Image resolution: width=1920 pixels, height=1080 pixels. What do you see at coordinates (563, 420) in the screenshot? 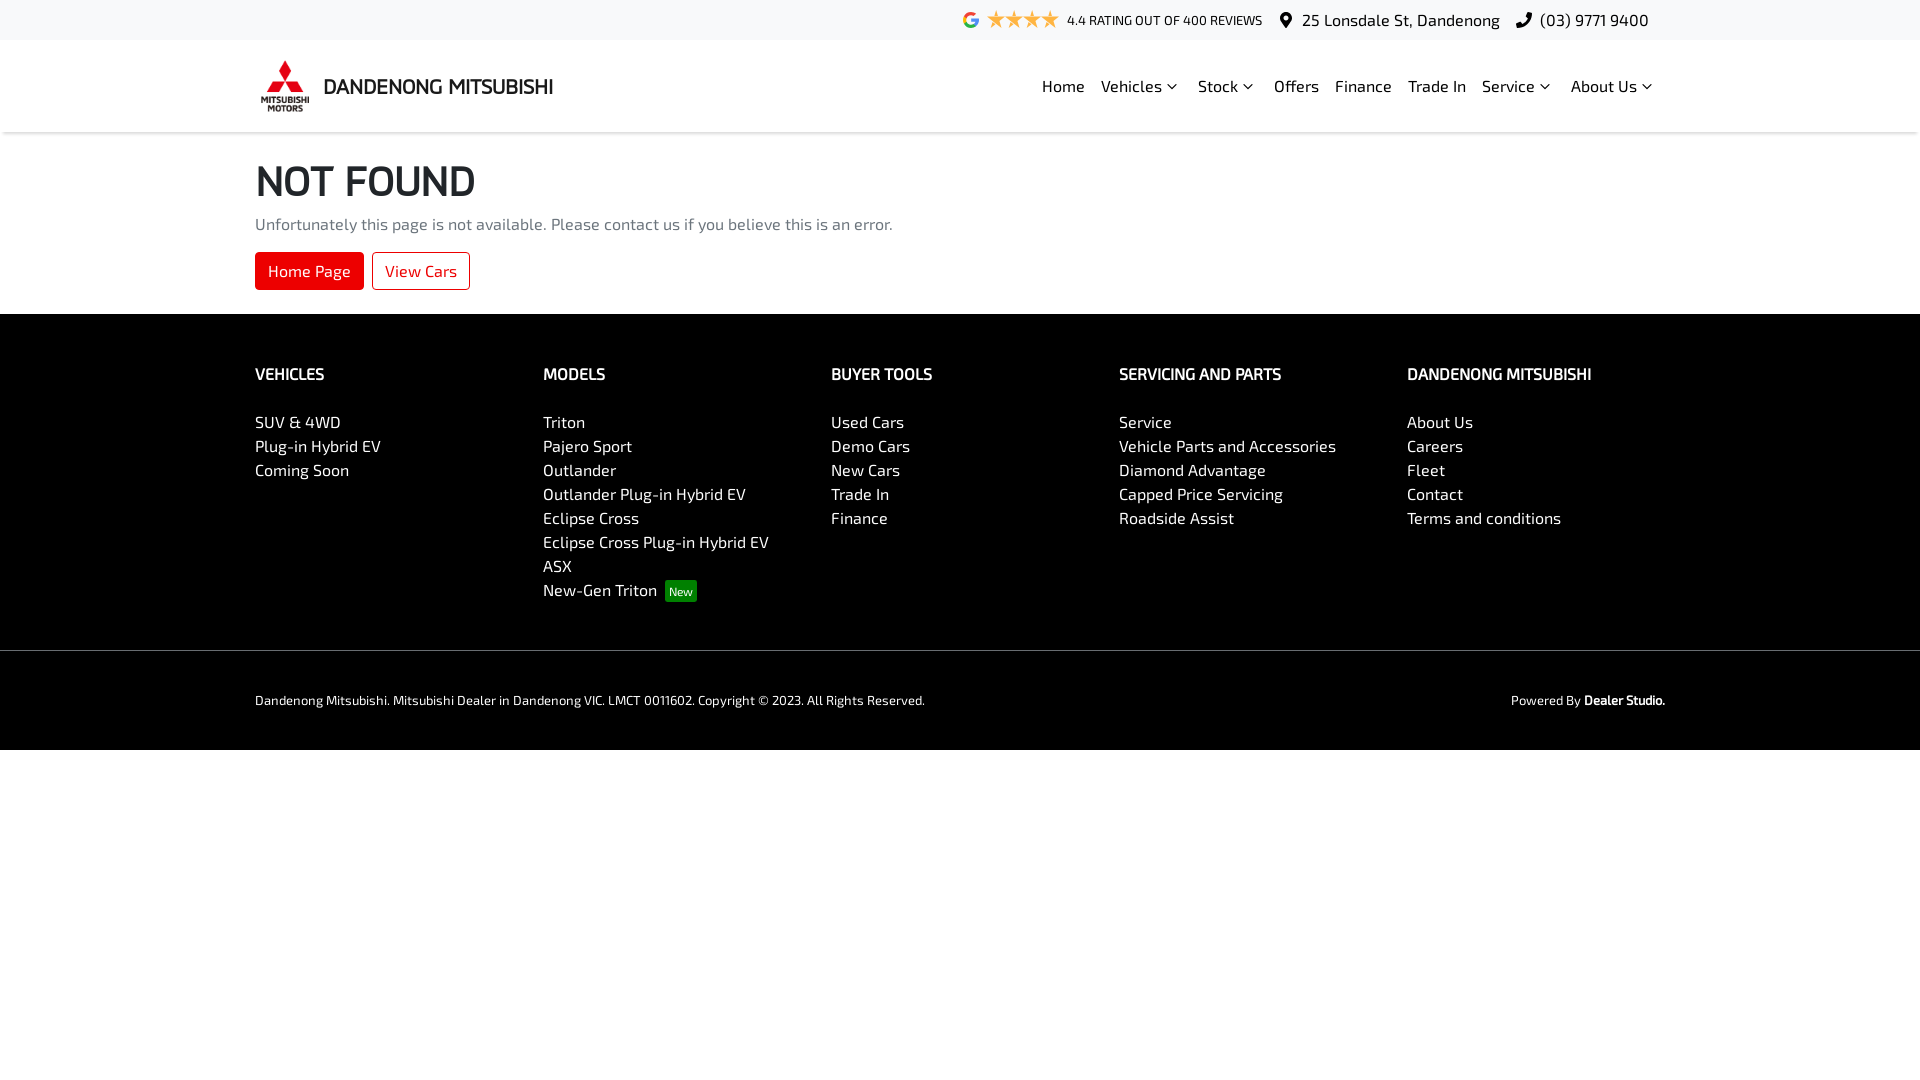
I see `'Triton'` at bounding box center [563, 420].